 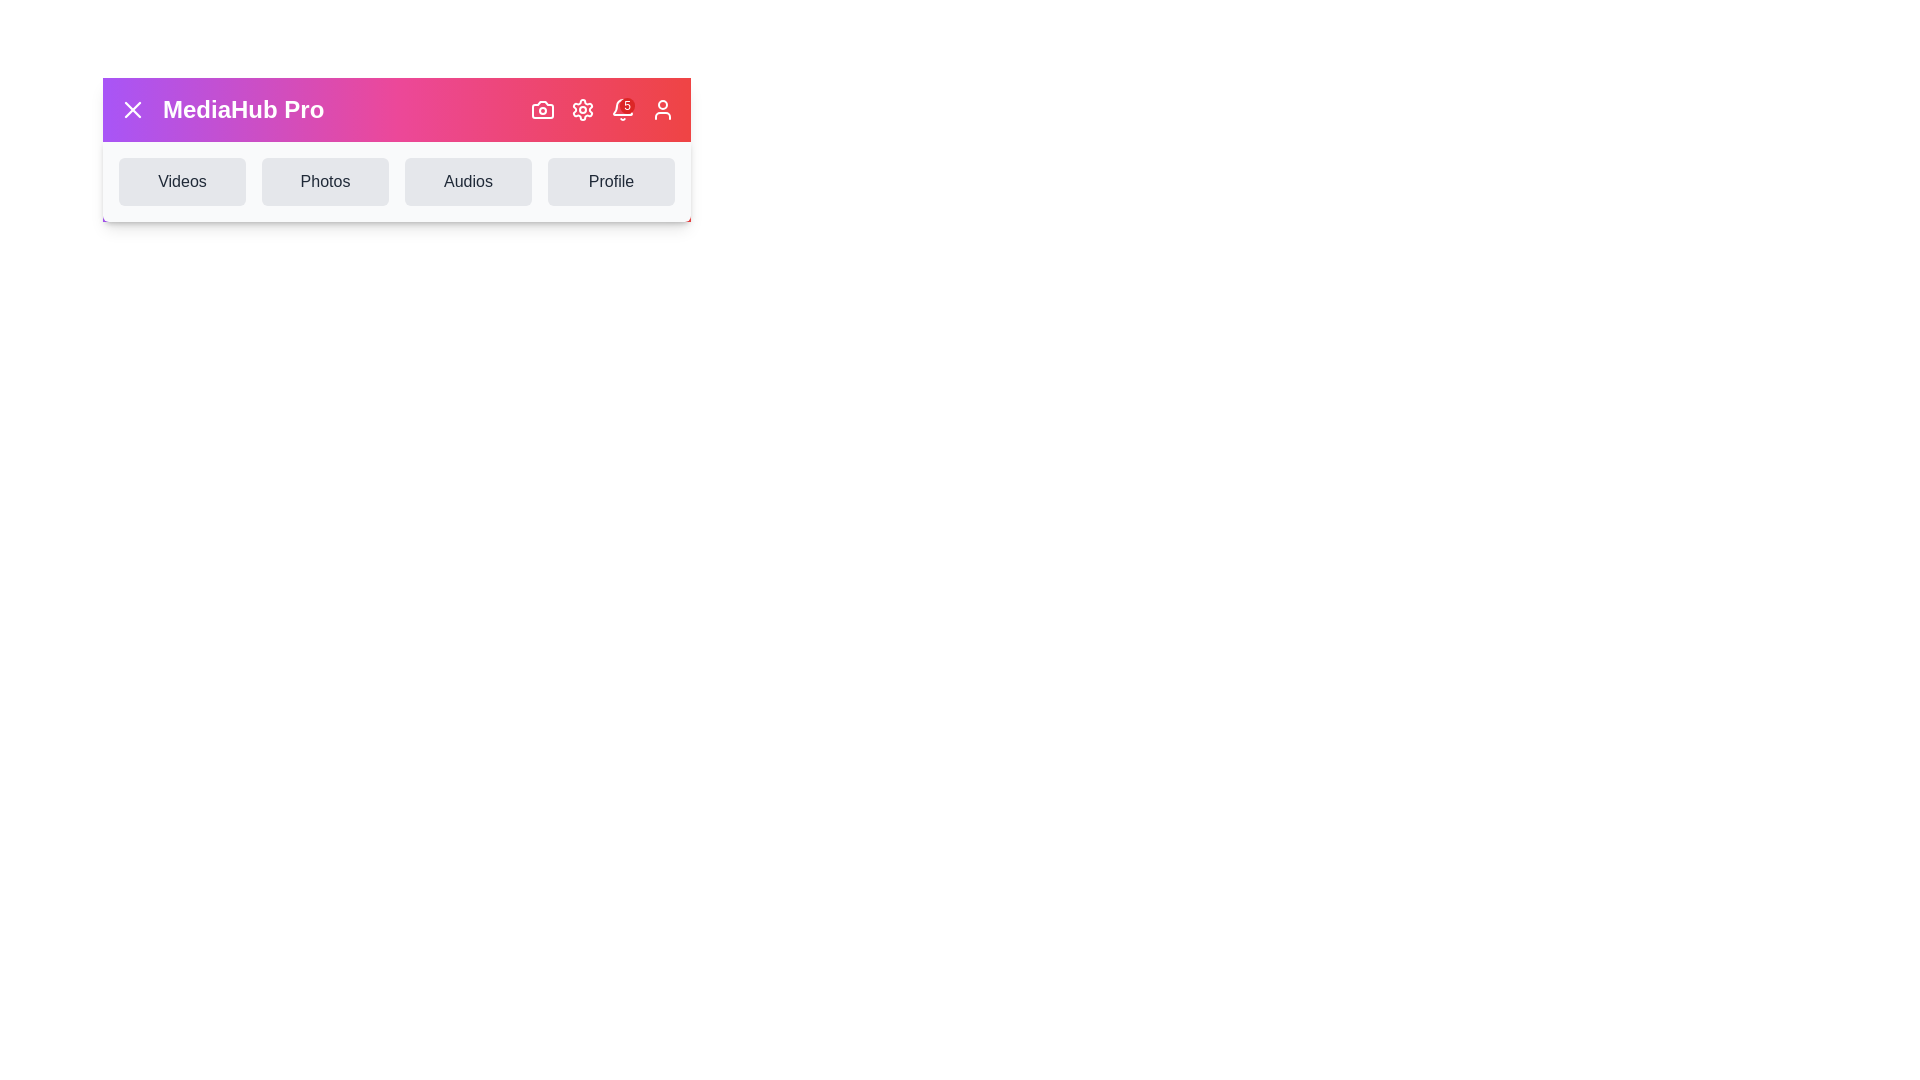 I want to click on the settings icon to open configuration options, so click(x=581, y=110).